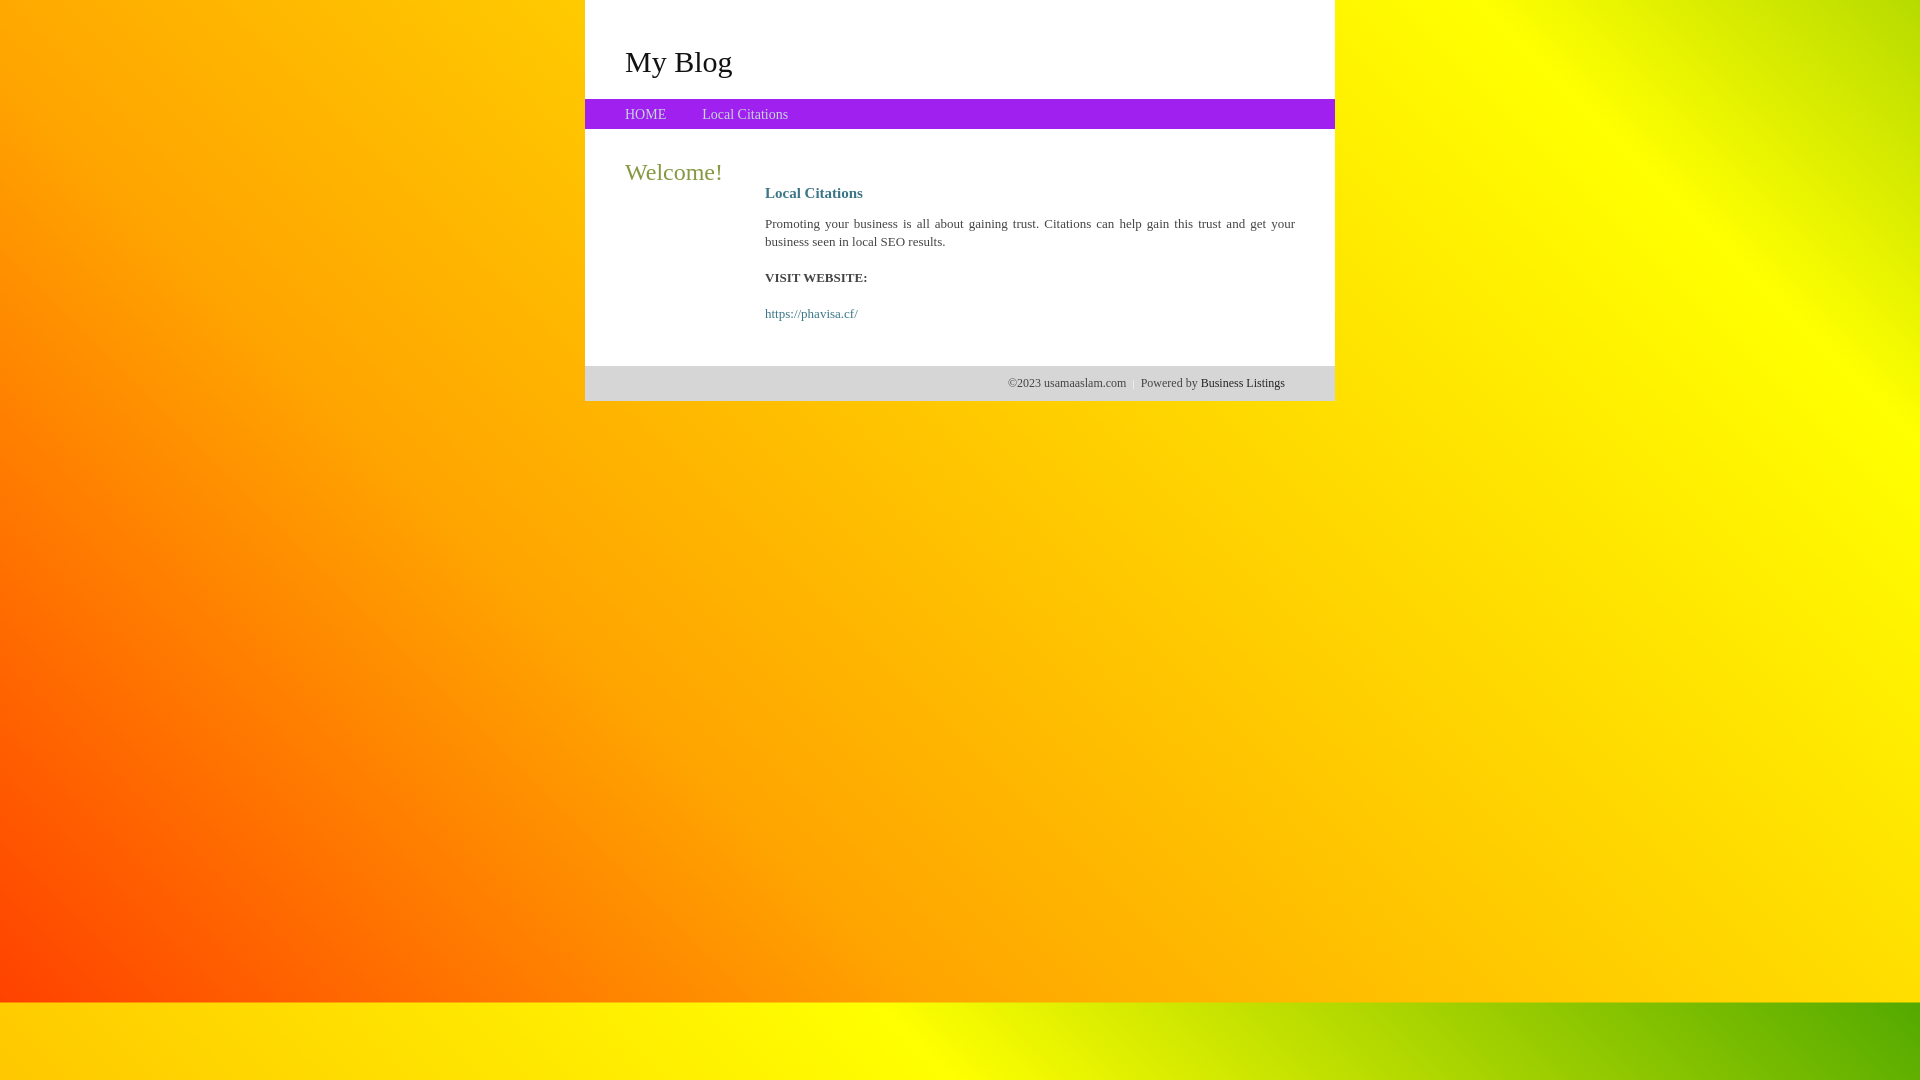 Image resolution: width=1920 pixels, height=1080 pixels. I want to click on 'Business Listings', so click(1242, 382).